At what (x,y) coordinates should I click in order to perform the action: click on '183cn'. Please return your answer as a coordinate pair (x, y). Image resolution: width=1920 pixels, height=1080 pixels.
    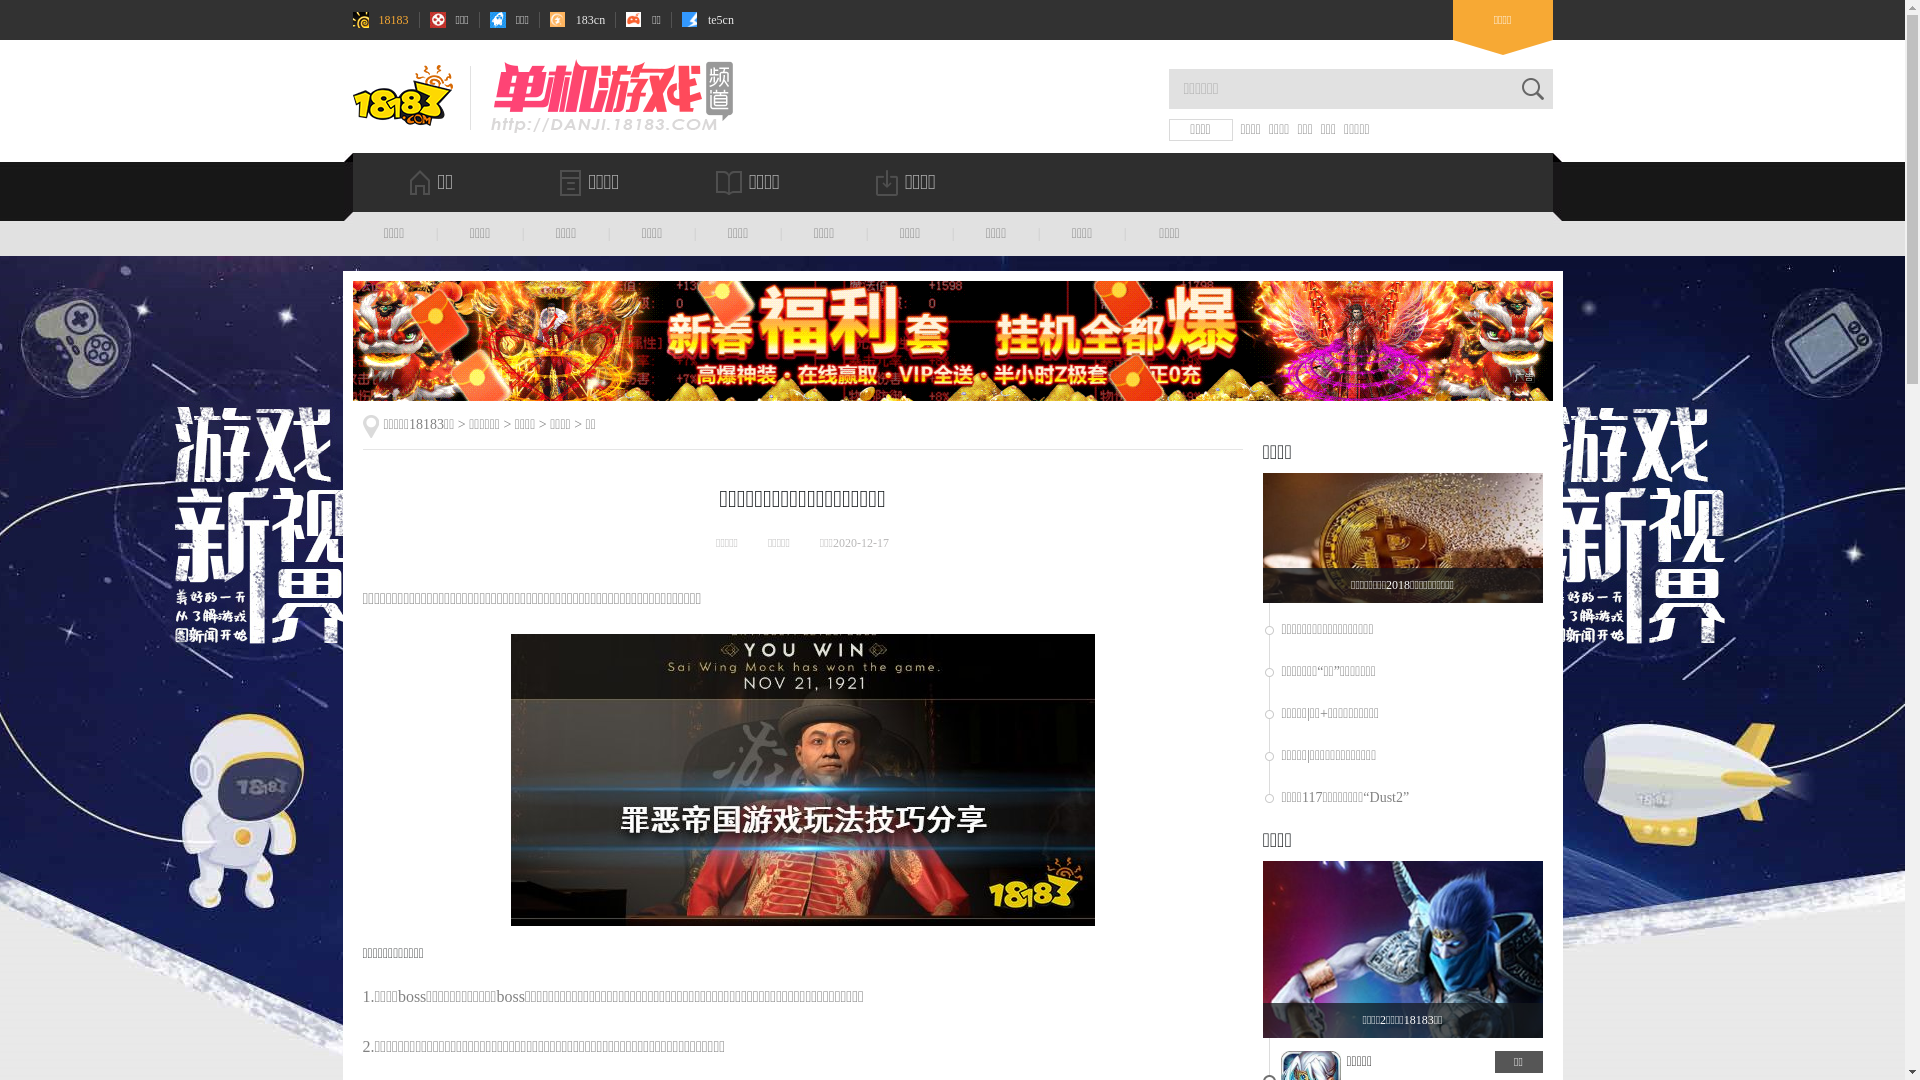
    Looking at the image, I should click on (576, 19).